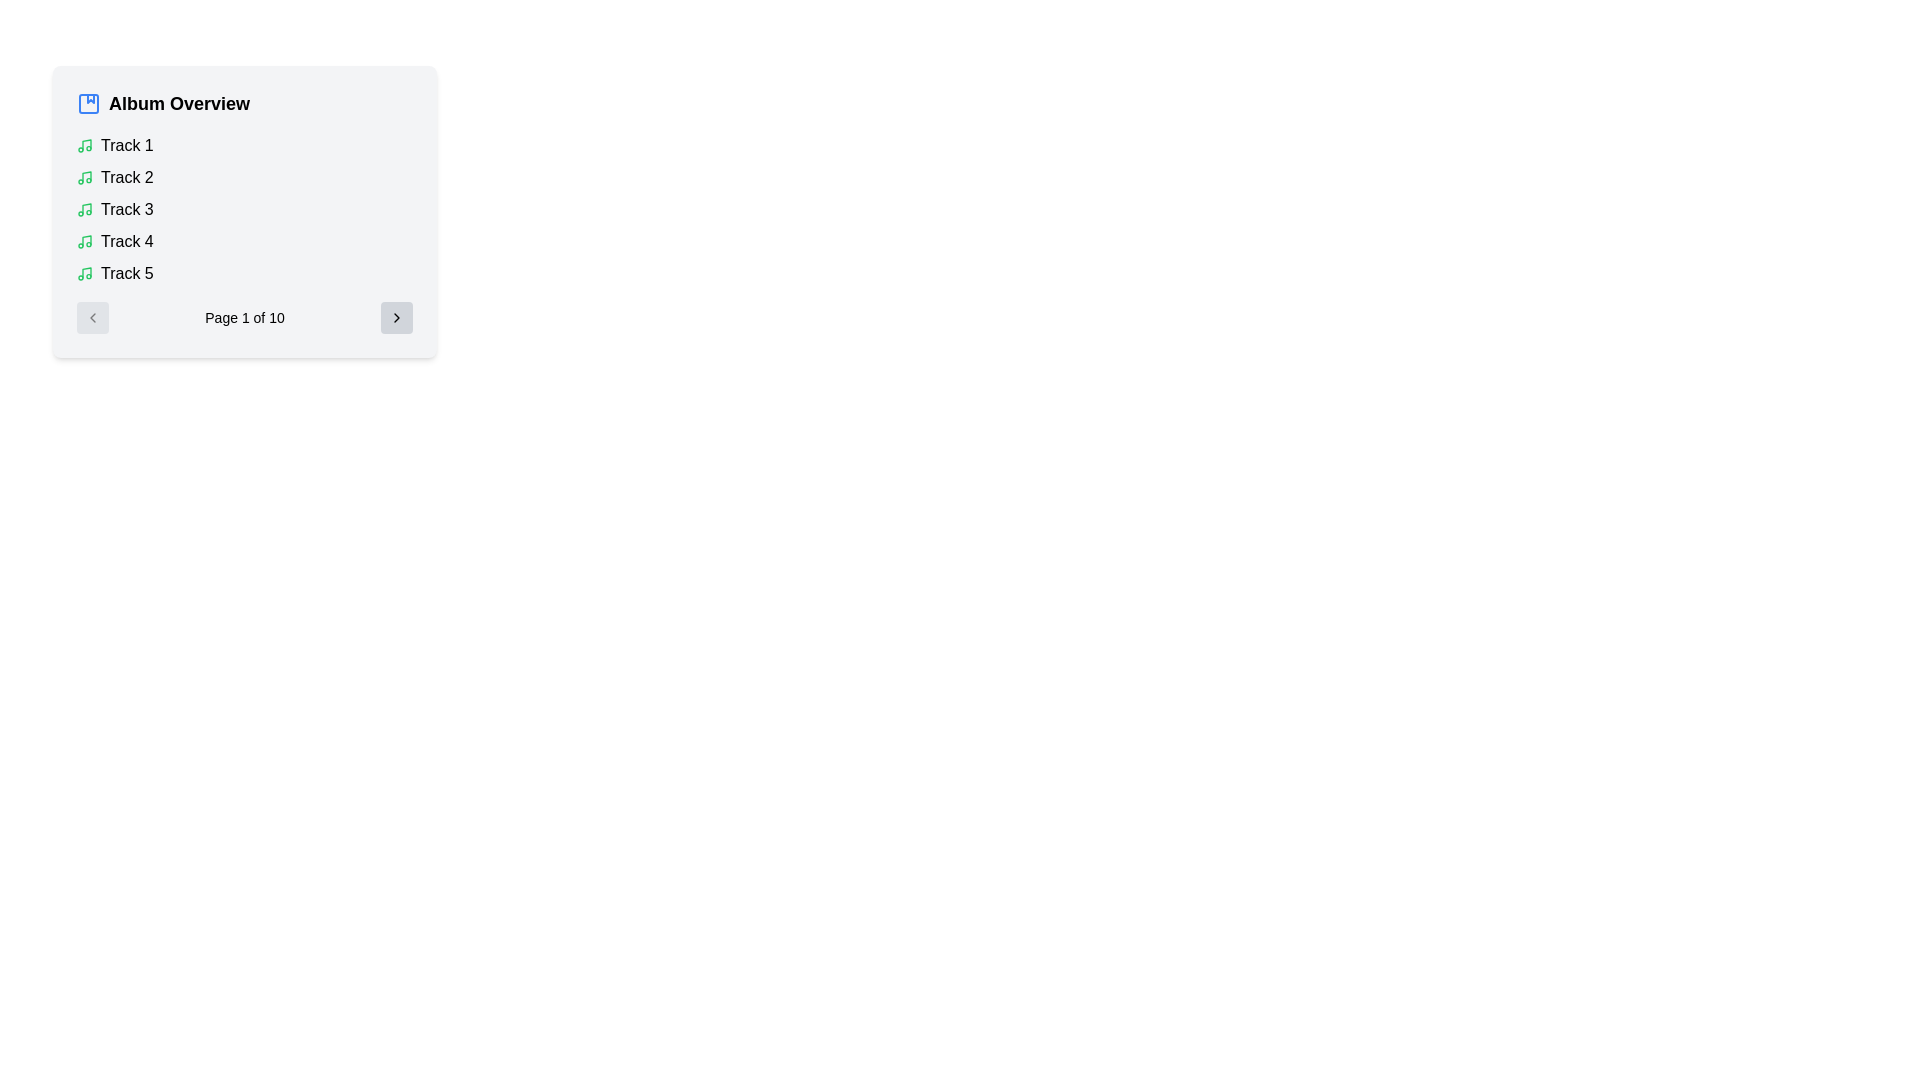 This screenshot has width=1920, height=1080. I want to click on the 'next' button located in the bottom-right corner of the 'Album Overview' card, so click(397, 316).